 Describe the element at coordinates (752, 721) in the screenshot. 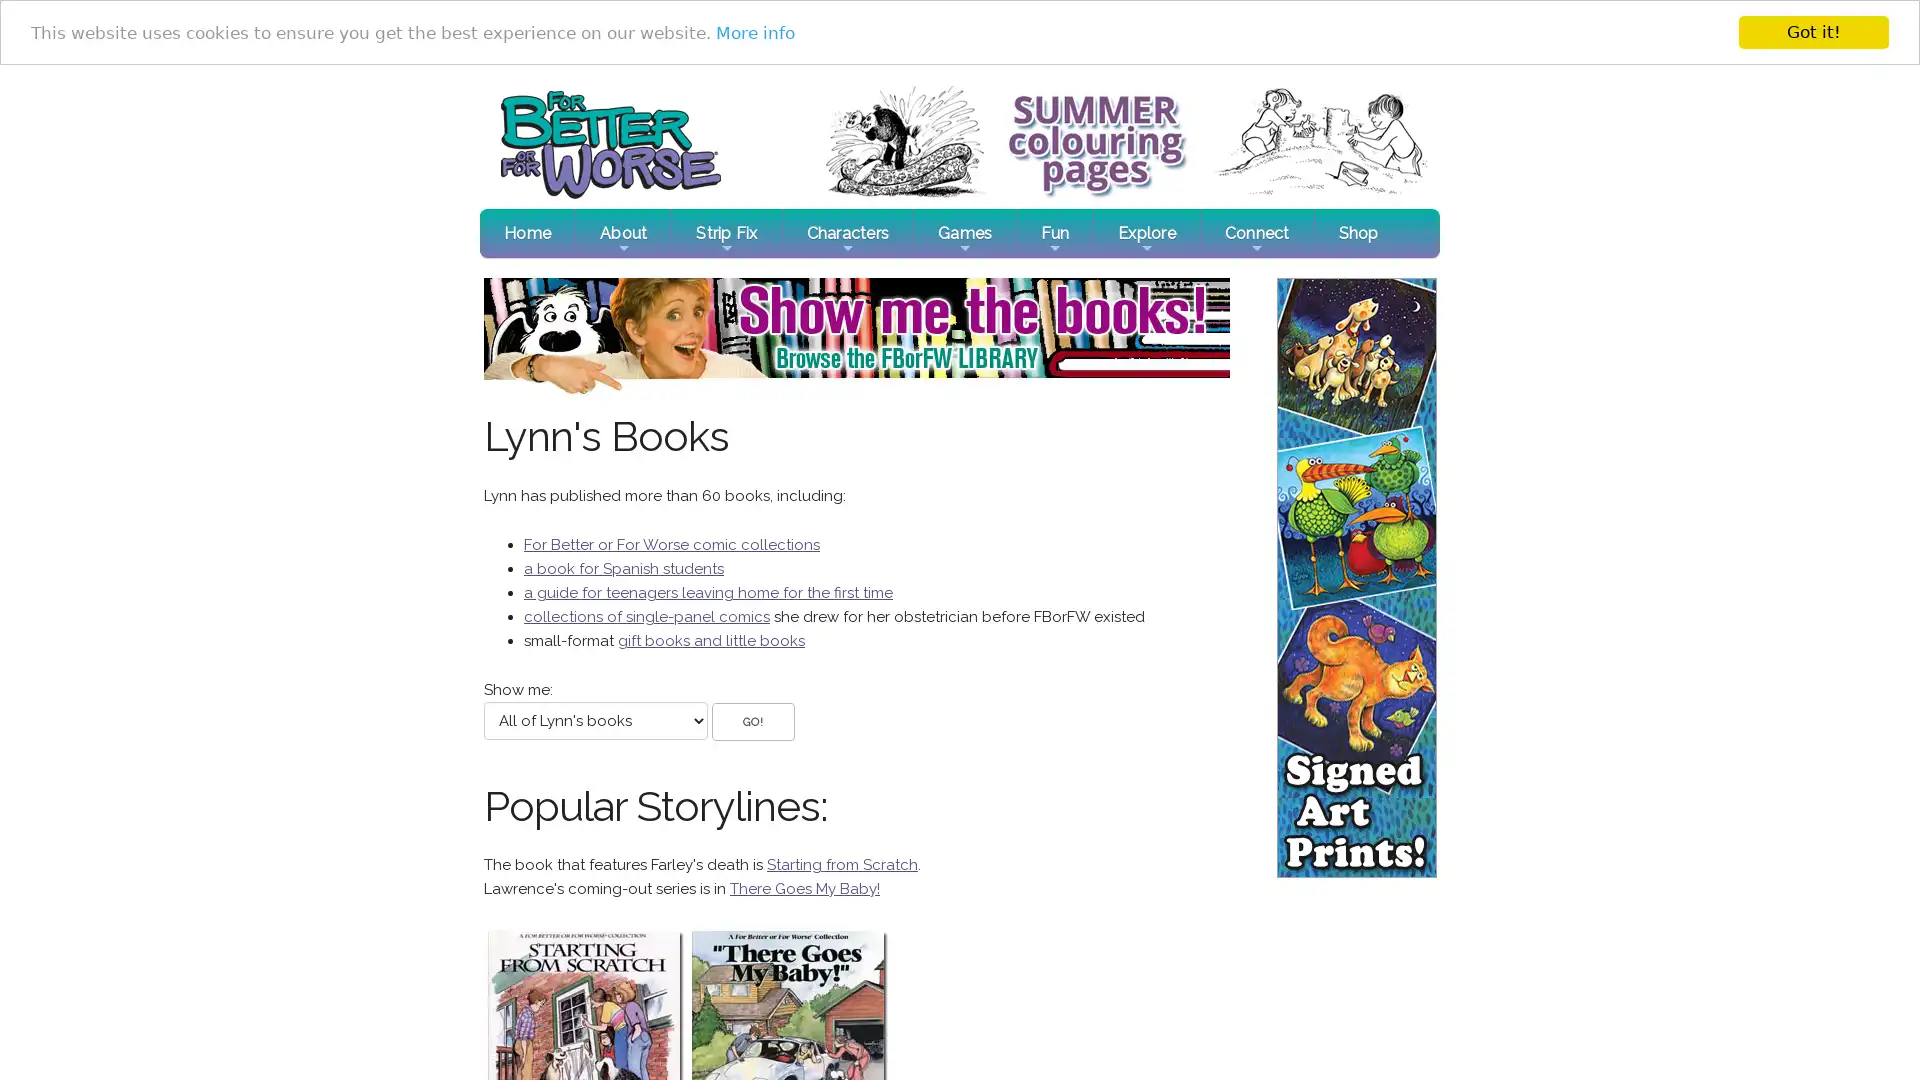

I see `Go!` at that location.